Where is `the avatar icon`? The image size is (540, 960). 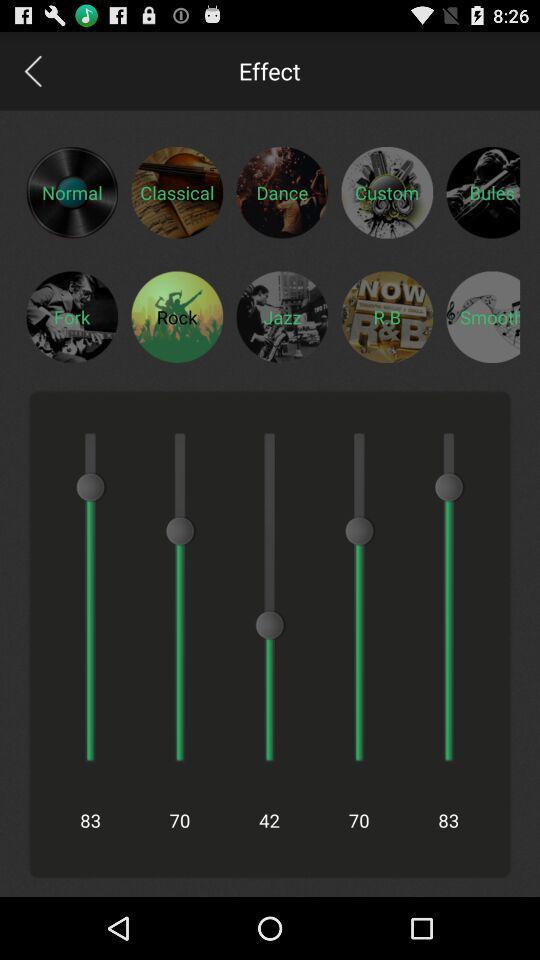 the avatar icon is located at coordinates (387, 205).